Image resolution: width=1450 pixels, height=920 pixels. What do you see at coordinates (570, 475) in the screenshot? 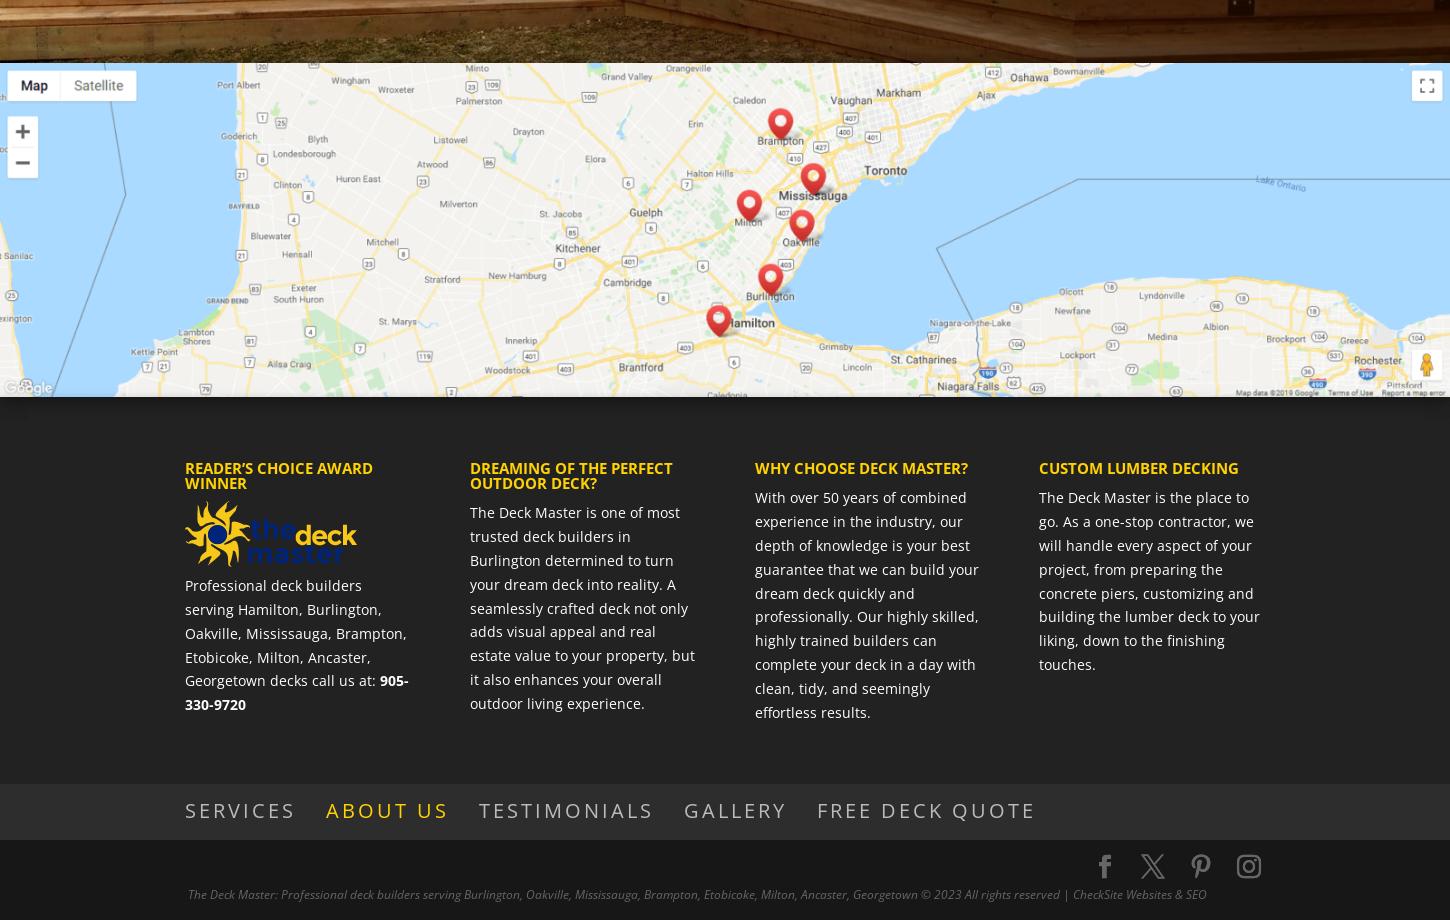
I see `'Dreaming of the perfect outdoor deck?'` at bounding box center [570, 475].